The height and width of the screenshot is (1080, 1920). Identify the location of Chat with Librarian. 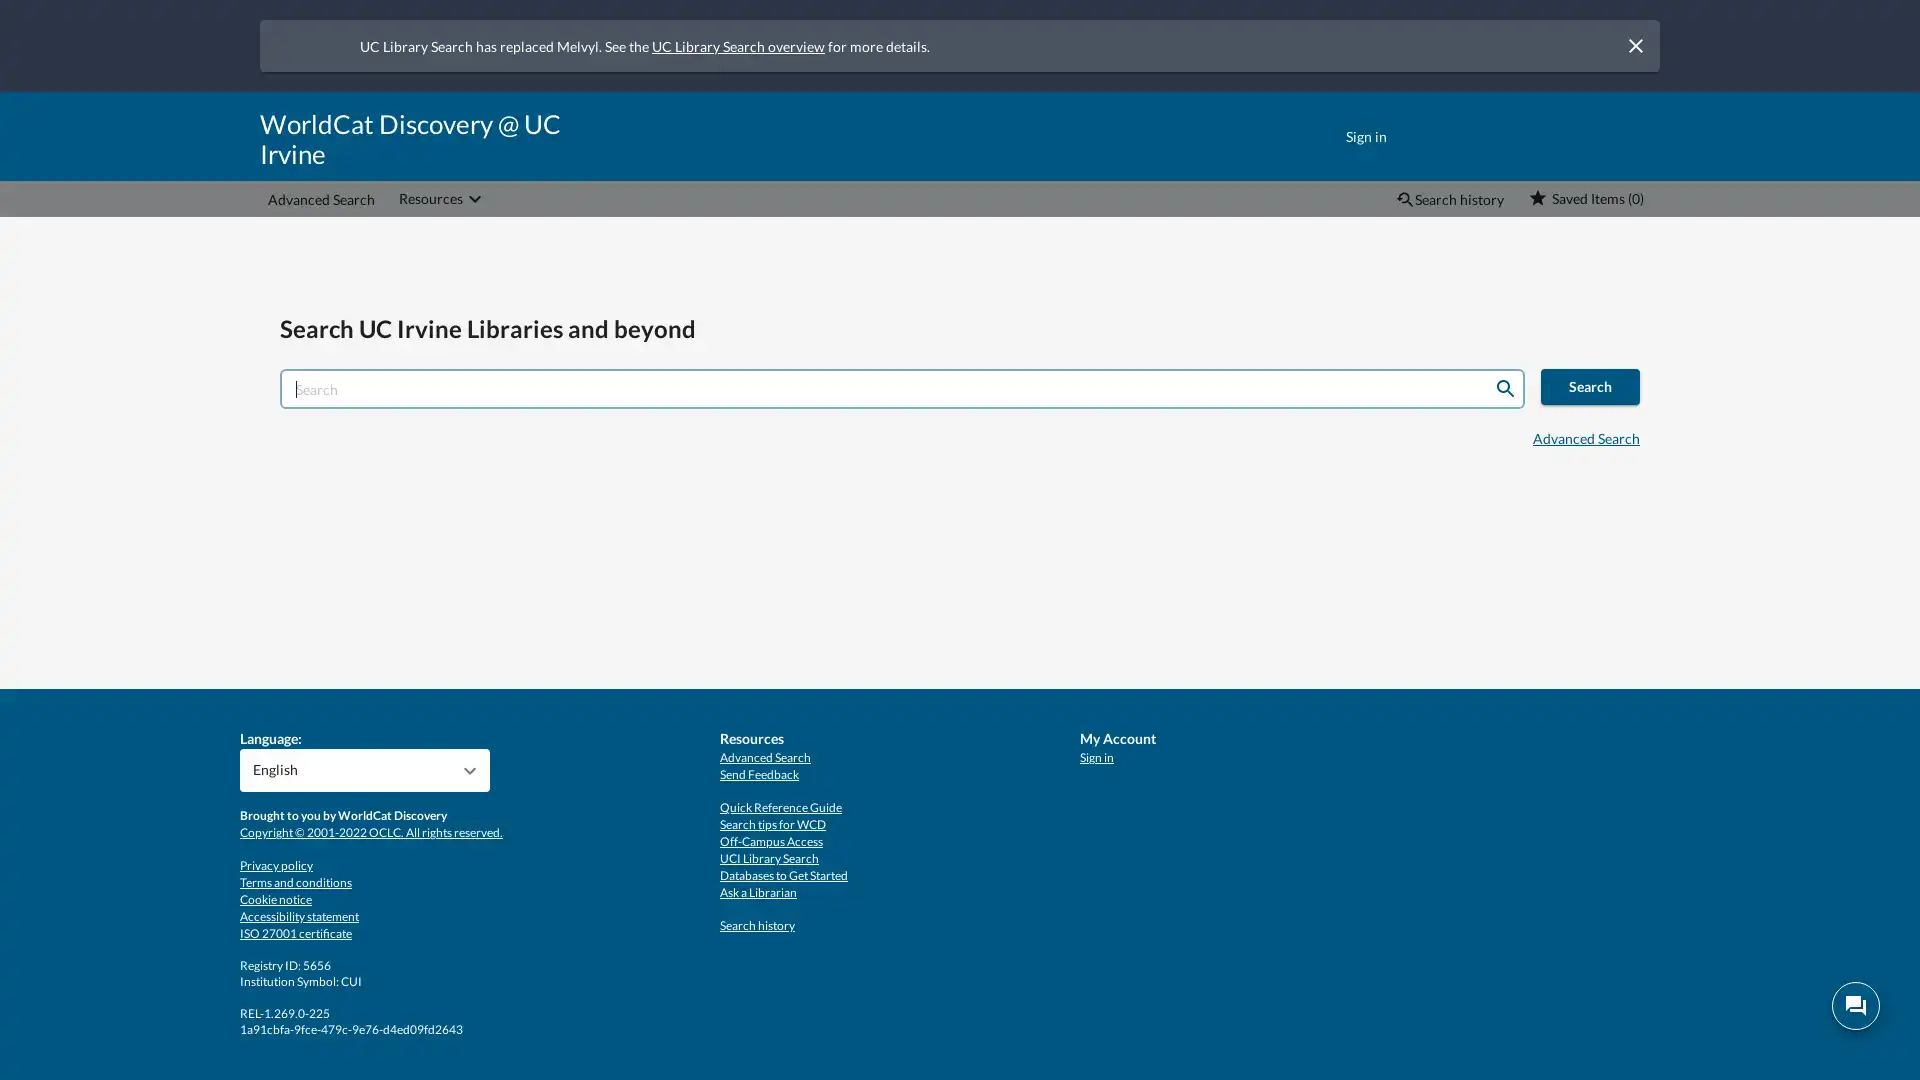
(1855, 1006).